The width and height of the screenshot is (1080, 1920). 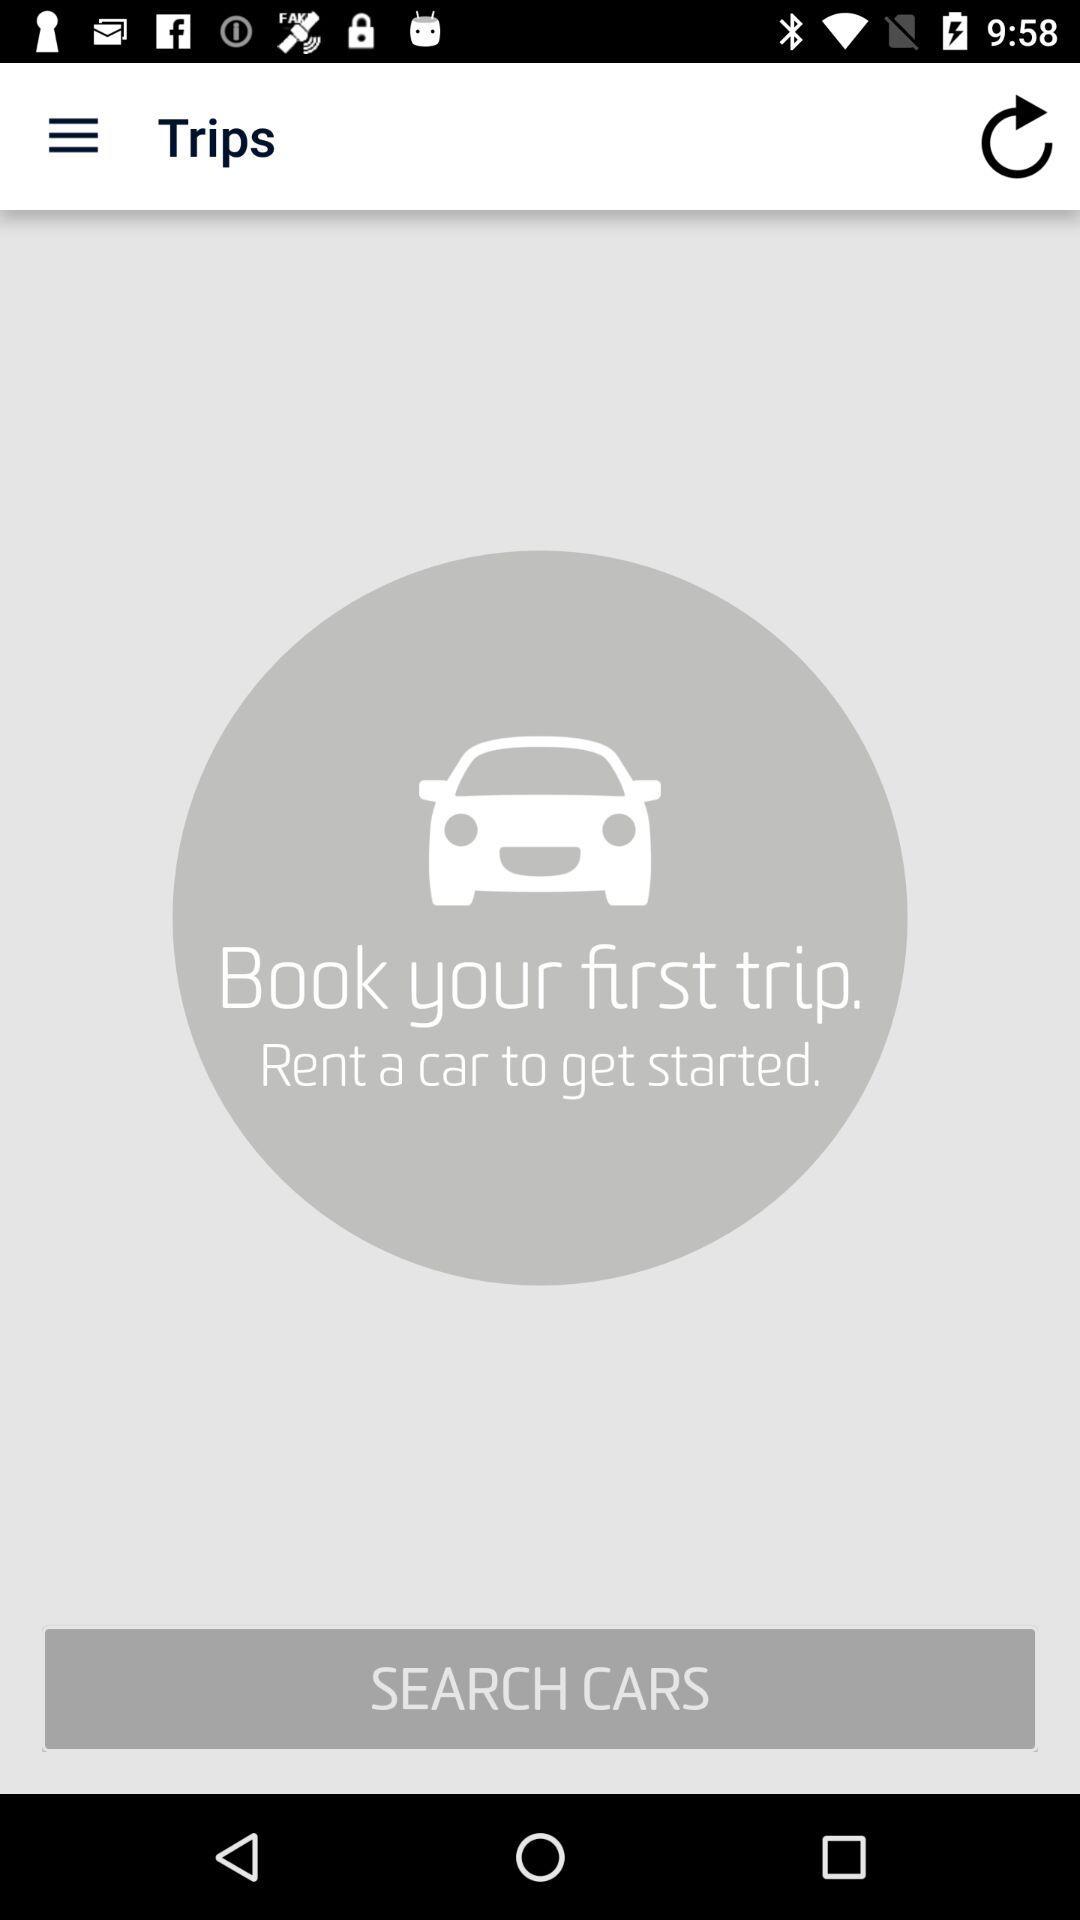 I want to click on item next to the trips app, so click(x=72, y=135).